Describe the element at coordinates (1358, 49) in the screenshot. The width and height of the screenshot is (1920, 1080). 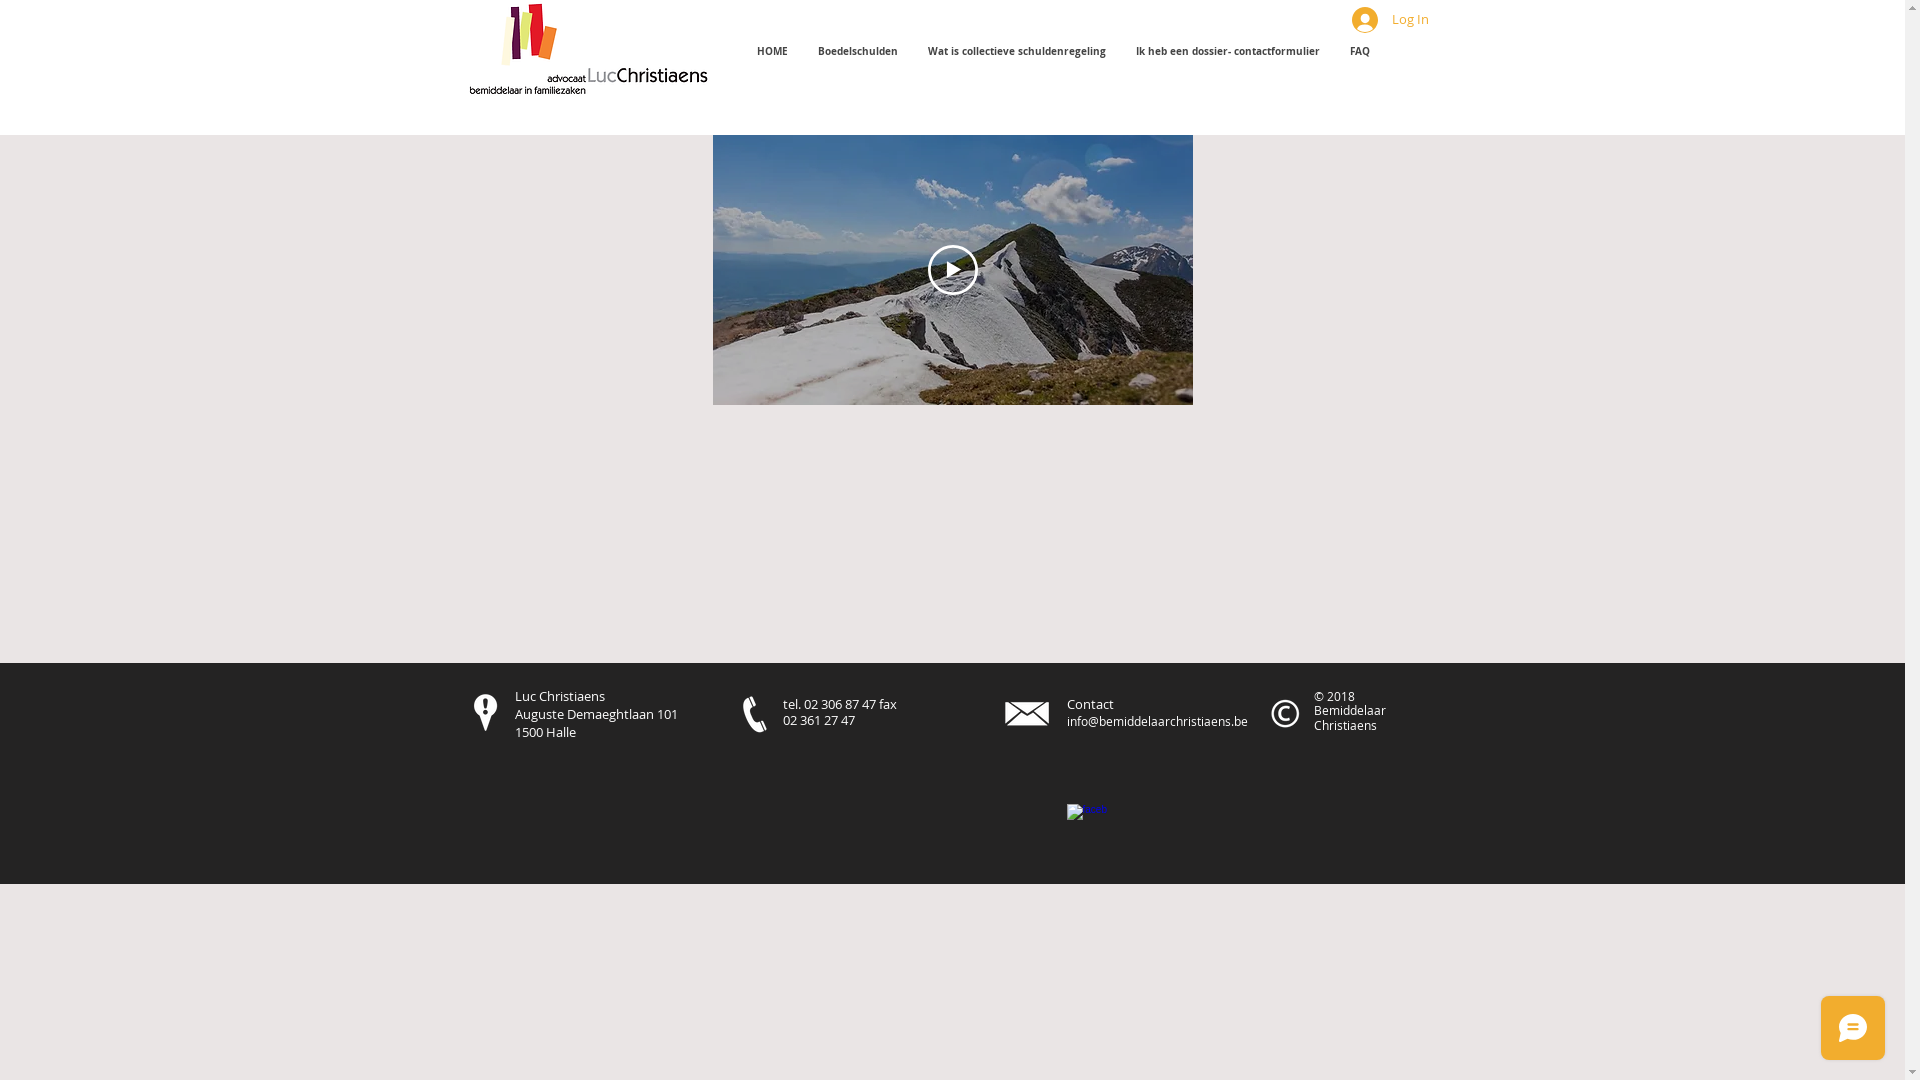
I see `'FAQ'` at that location.